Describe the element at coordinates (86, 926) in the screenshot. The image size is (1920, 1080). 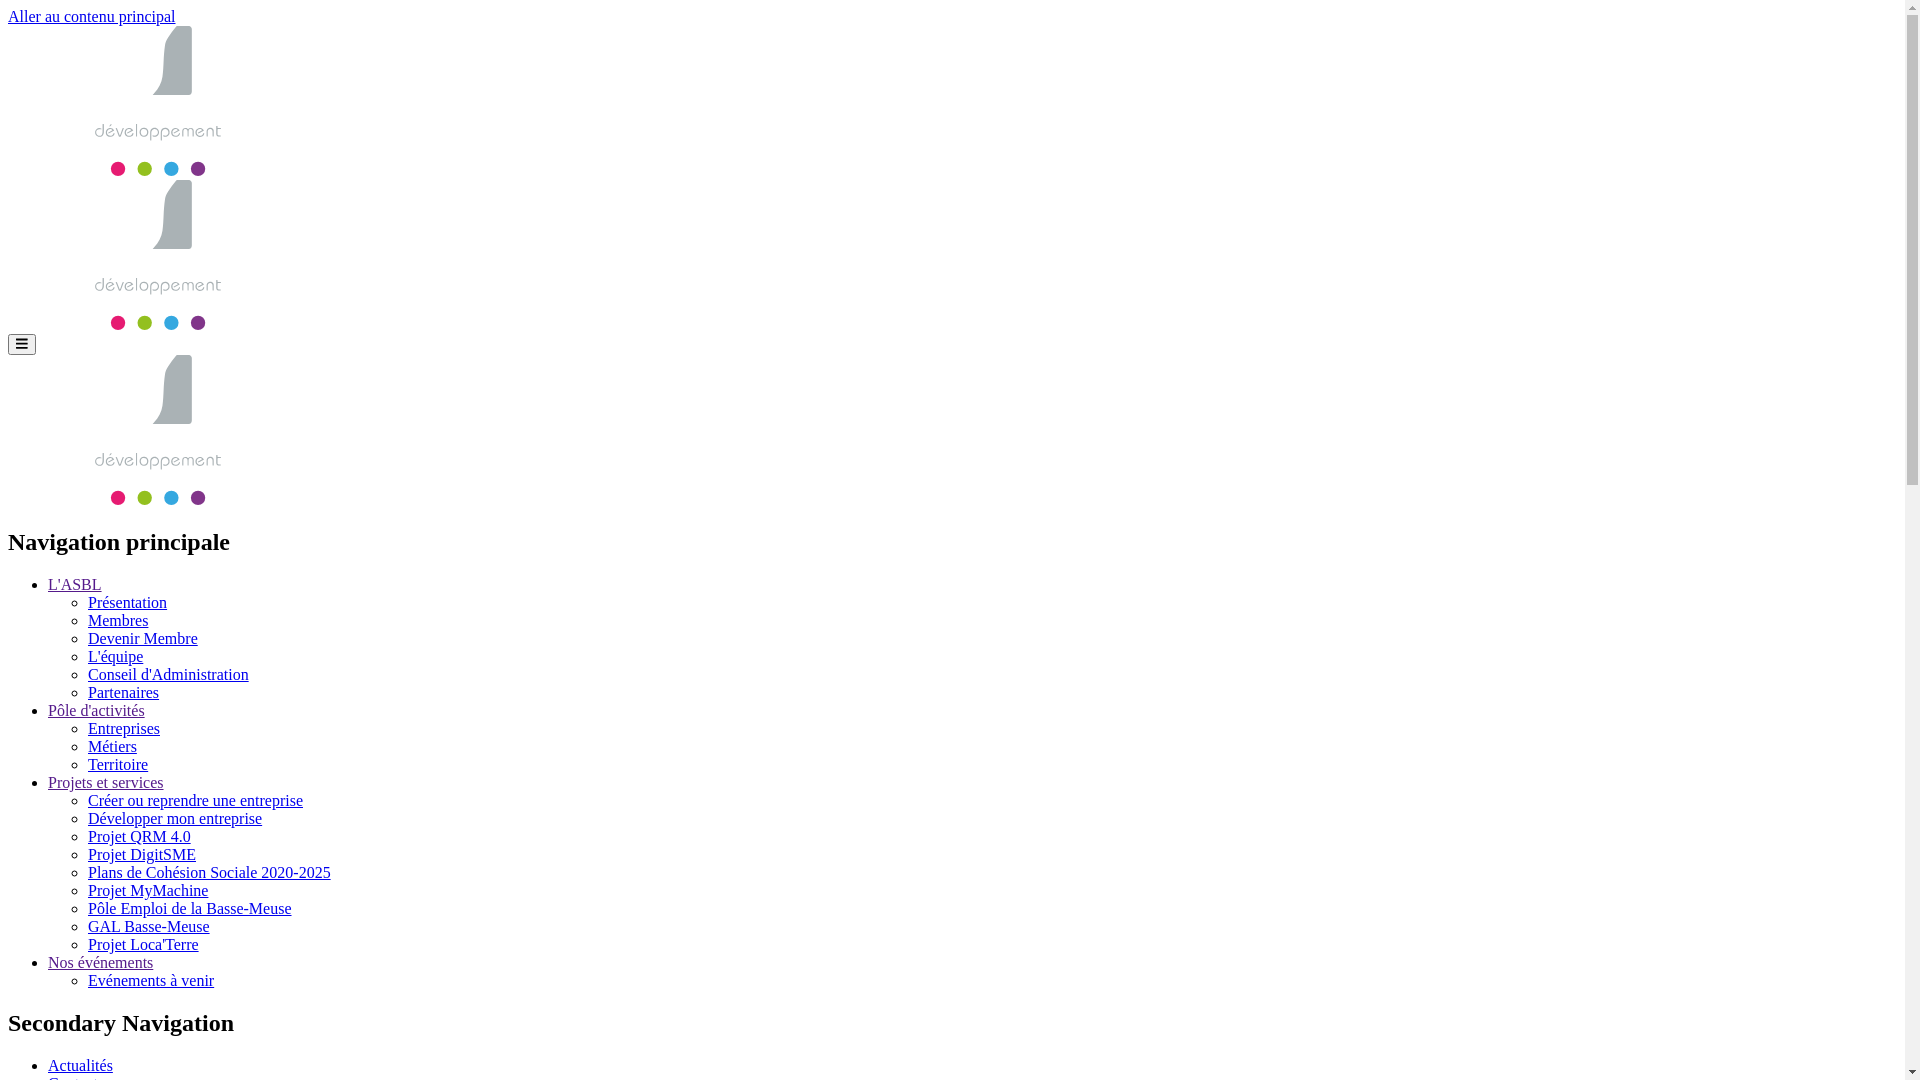
I see `'GAL Basse-Meuse'` at that location.